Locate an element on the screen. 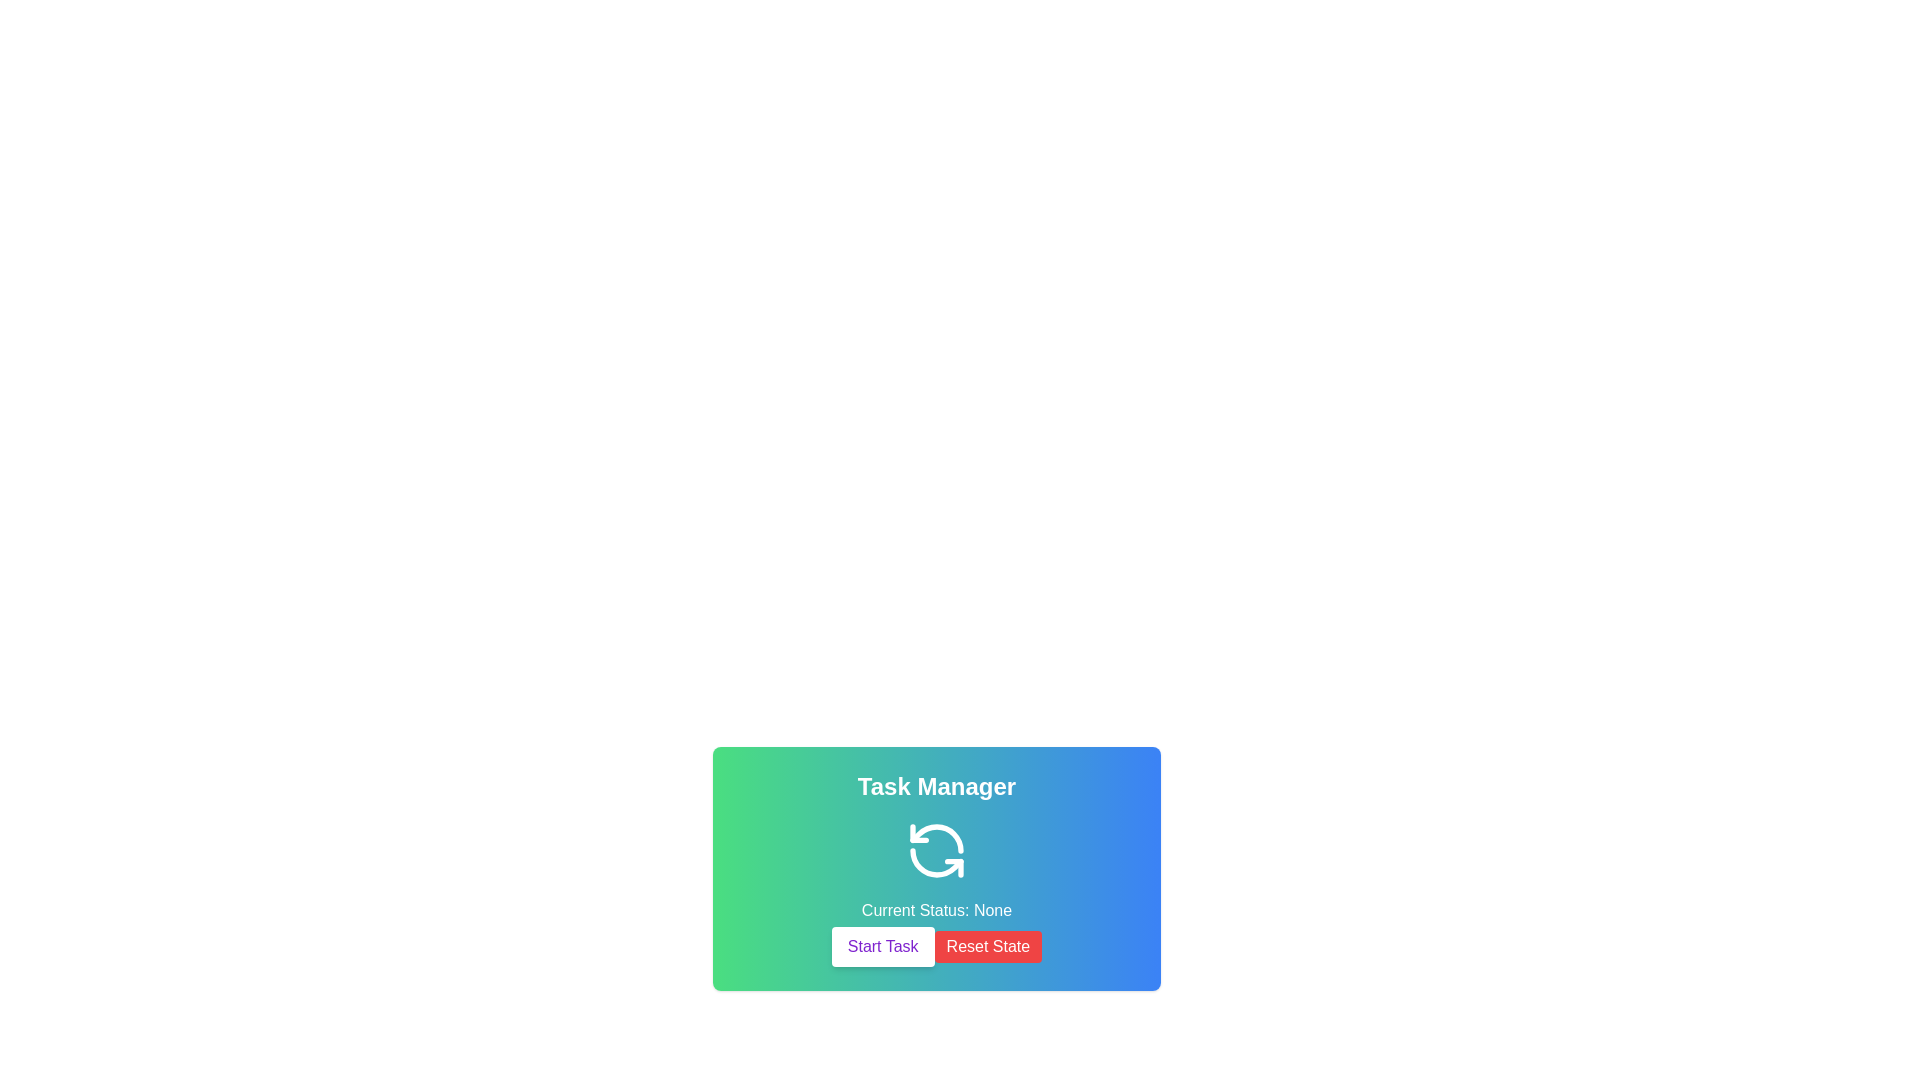 This screenshot has height=1080, width=1920. the Text label that displays the current status of a task or process, which is centrally located above the horizontal button group is located at coordinates (935, 910).